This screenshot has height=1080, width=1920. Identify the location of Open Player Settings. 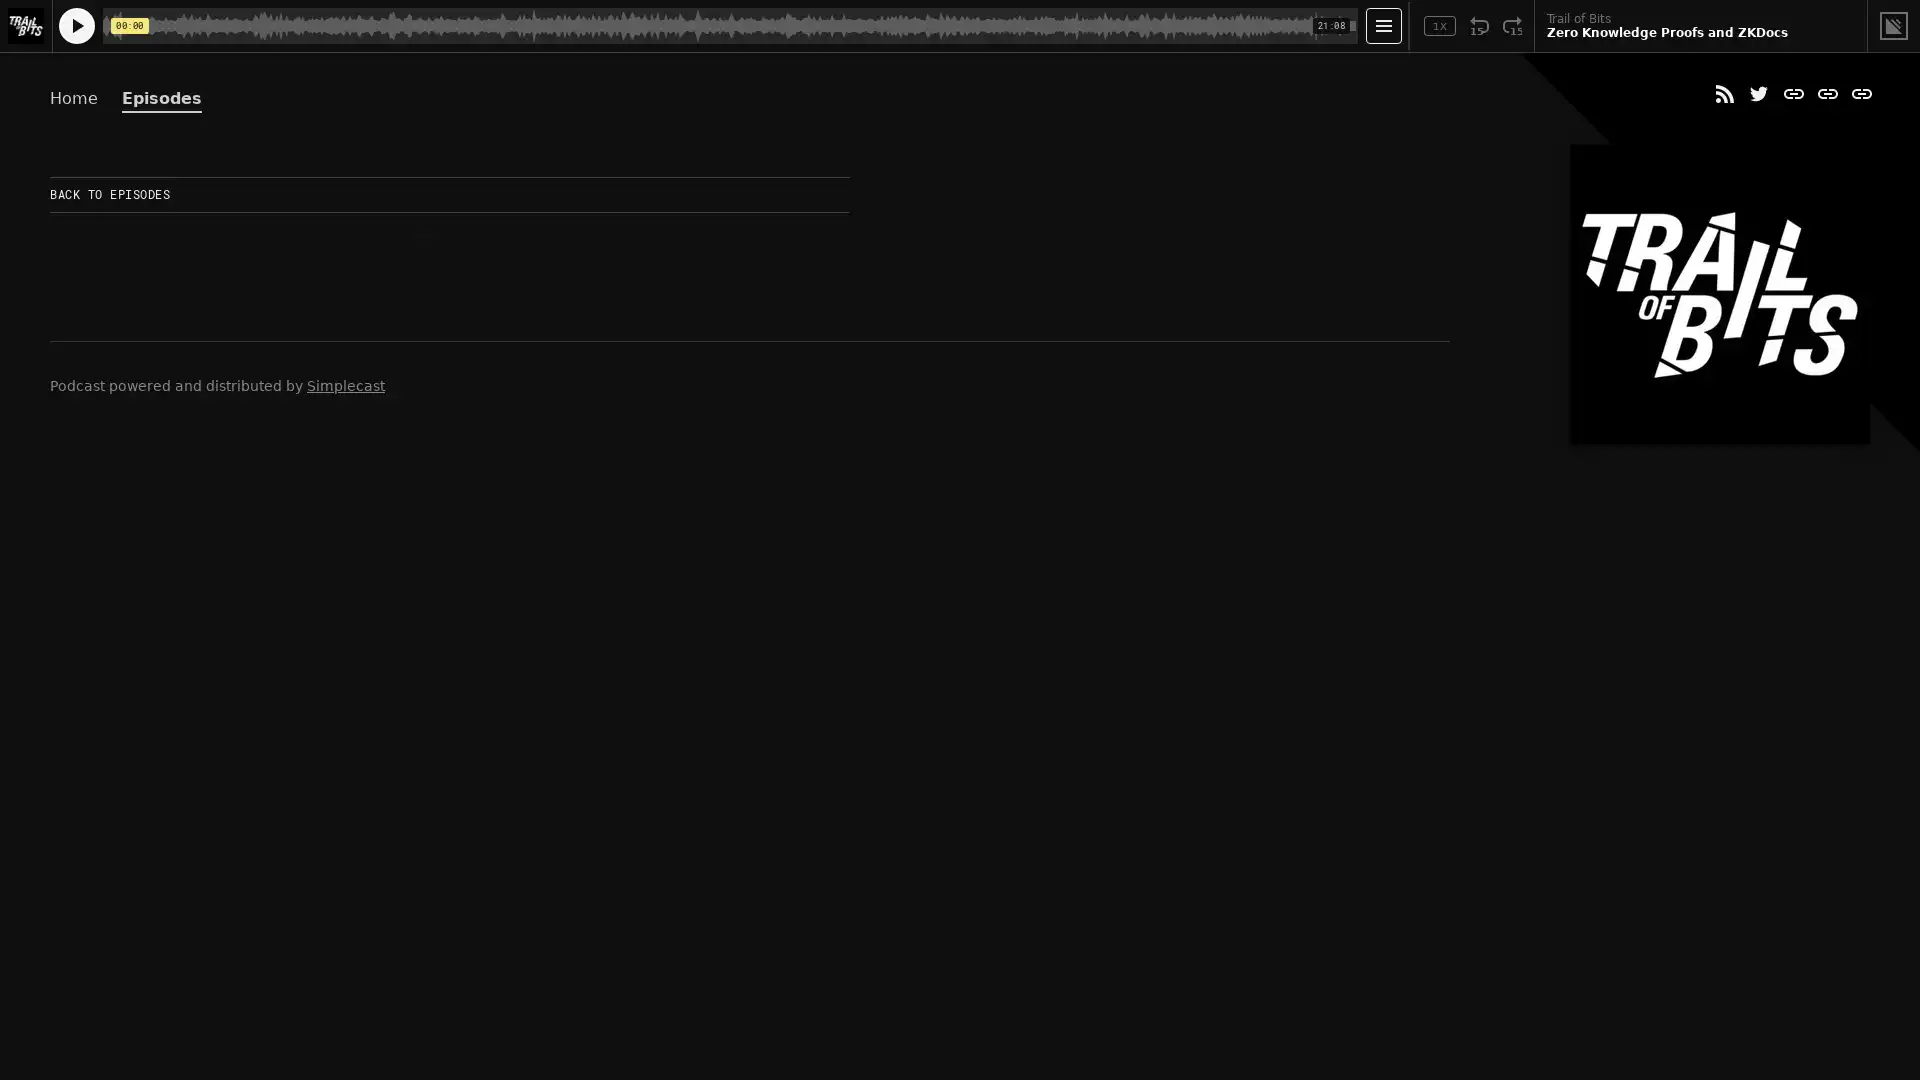
(1382, 26).